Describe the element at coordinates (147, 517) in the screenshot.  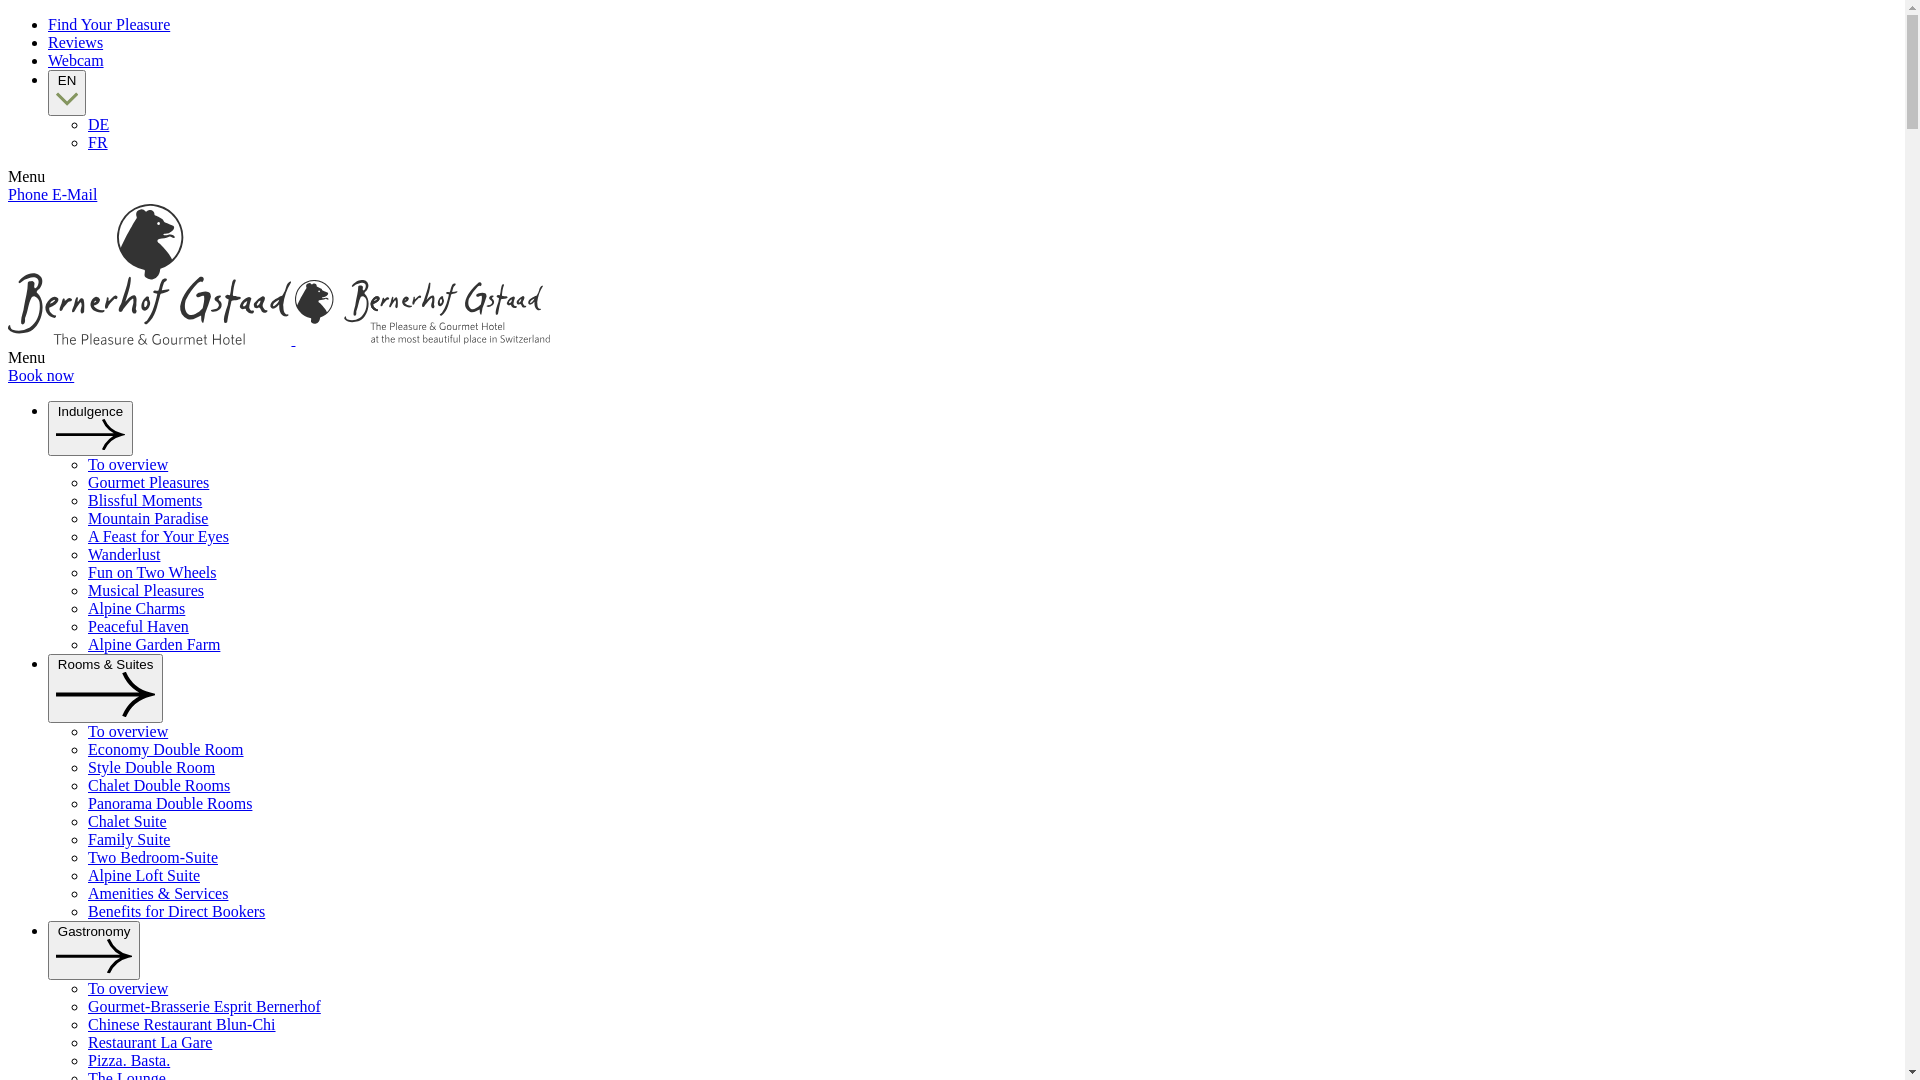
I see `'Mountain Paradise'` at that location.